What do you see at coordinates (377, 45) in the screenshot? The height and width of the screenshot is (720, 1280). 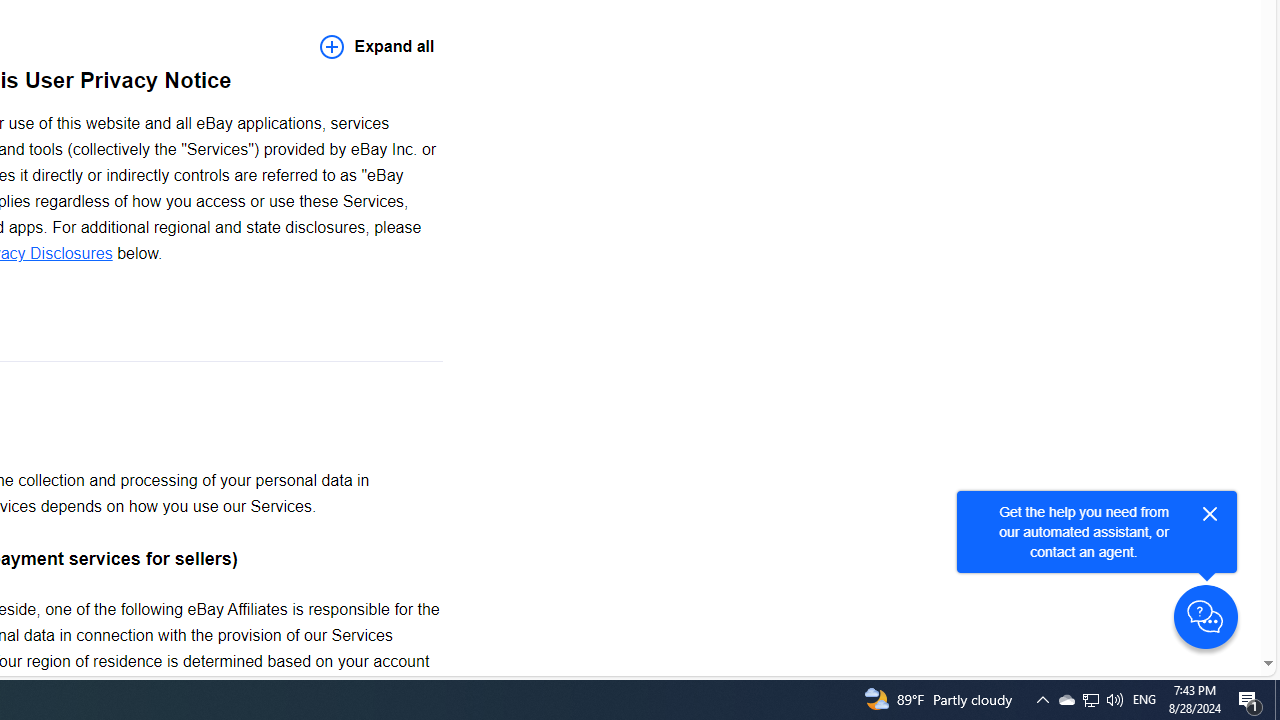 I see `'Expand all'` at bounding box center [377, 45].